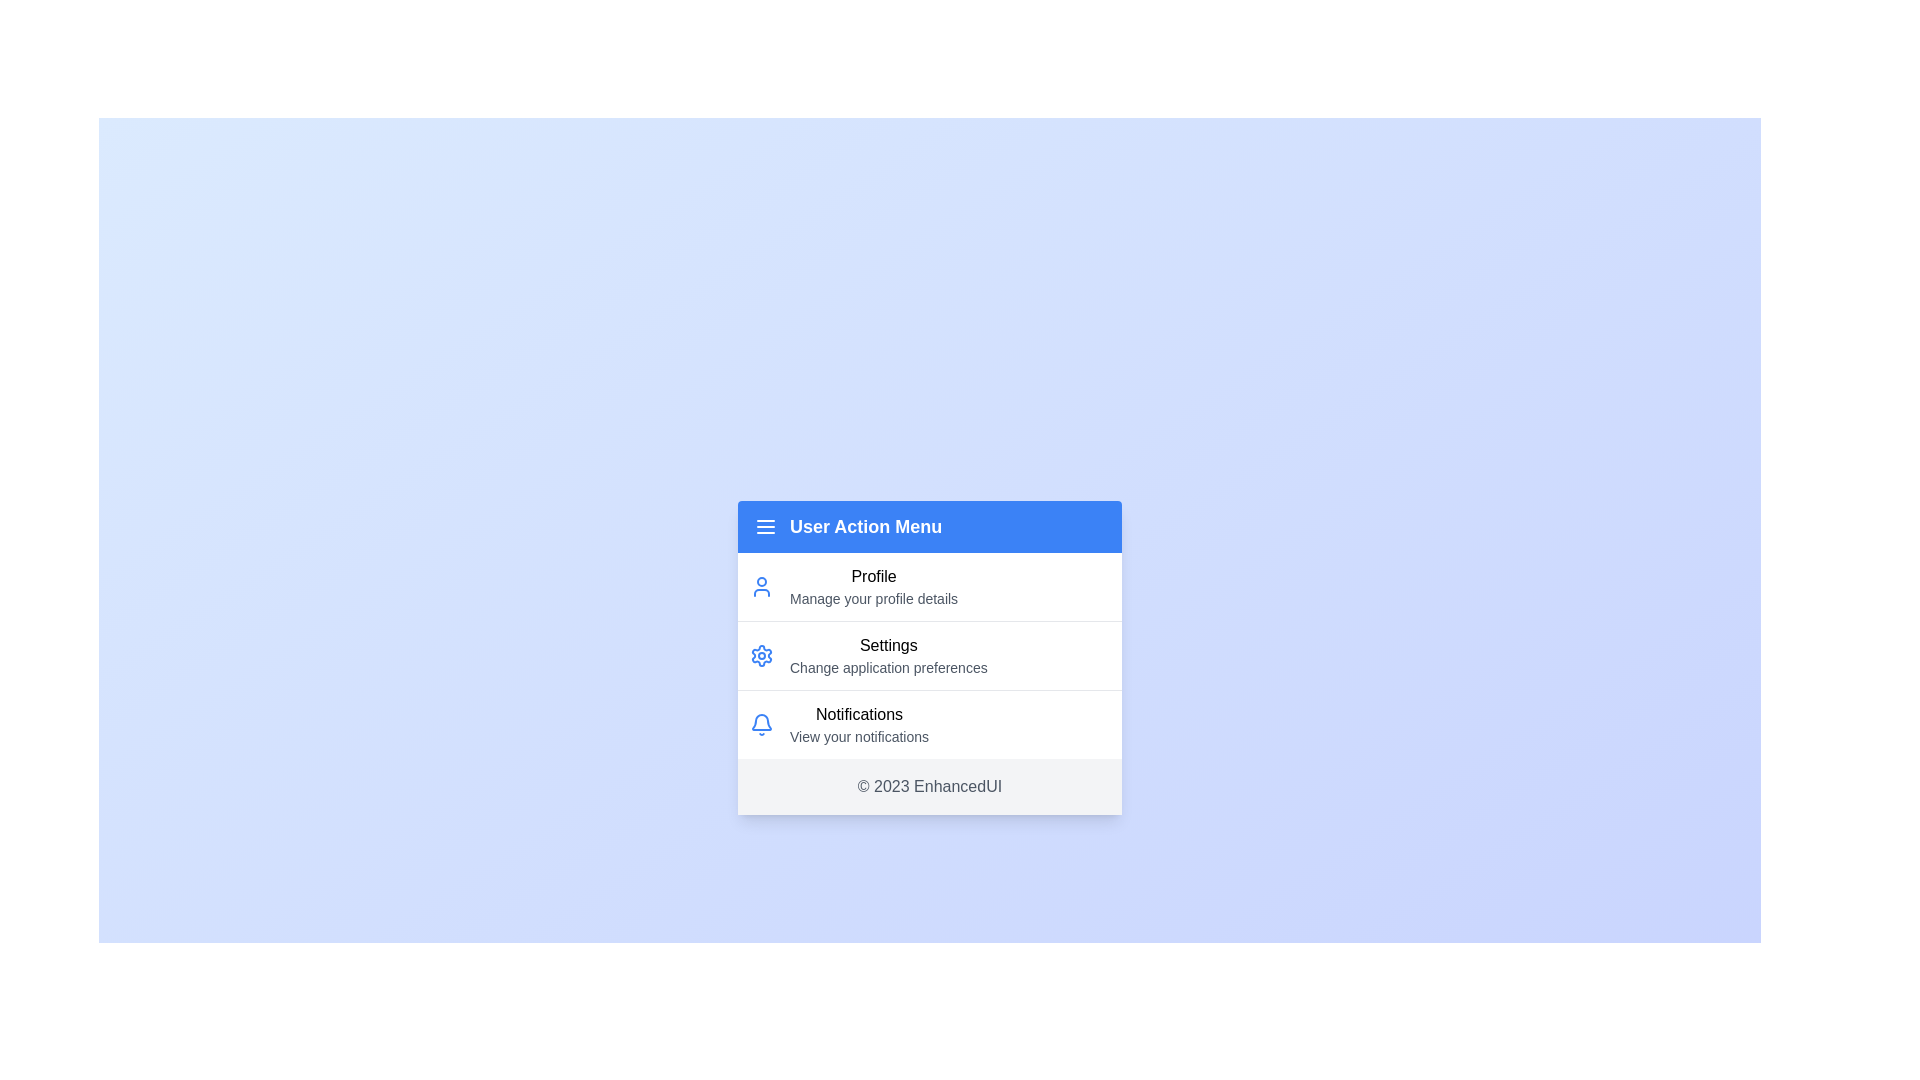 The height and width of the screenshot is (1080, 1920). I want to click on the menu item Notifications, so click(929, 724).